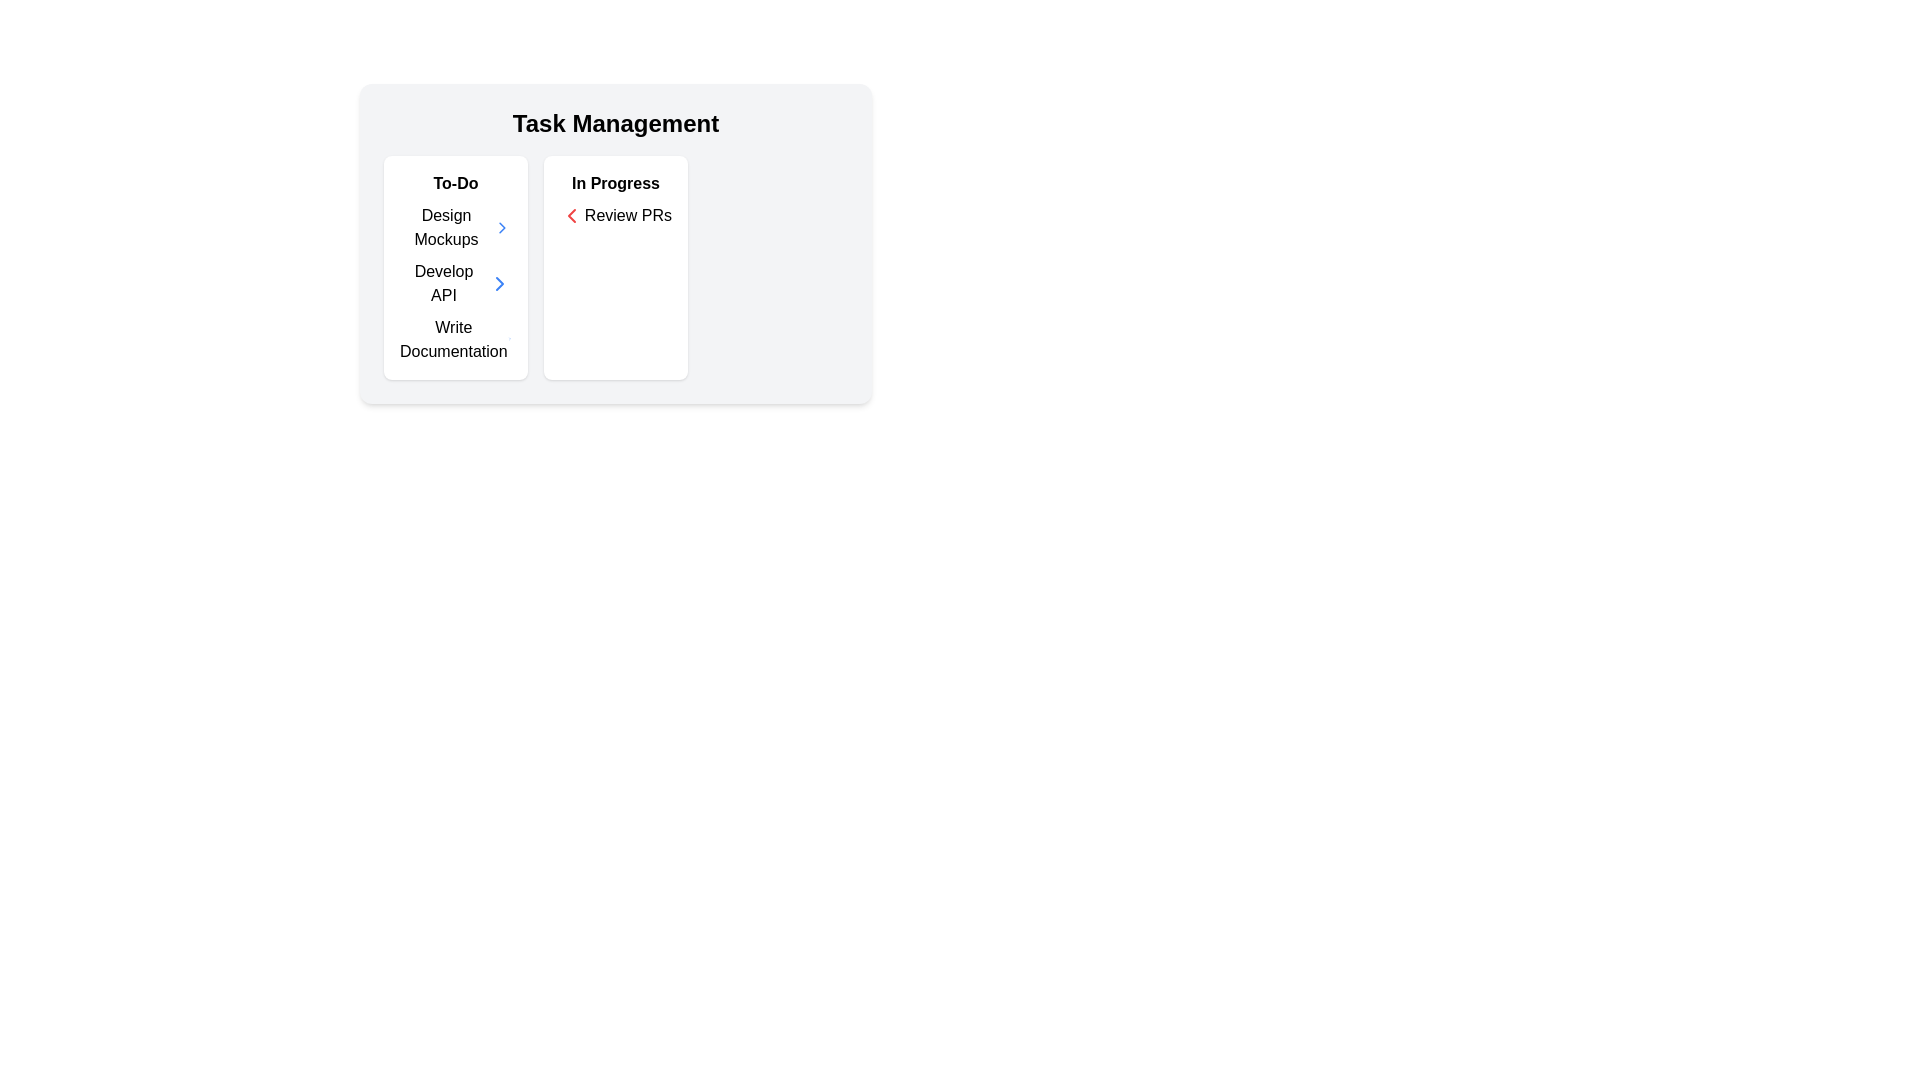 This screenshot has height=1080, width=1920. What do you see at coordinates (455, 338) in the screenshot?
I see `the chevron icon associated with the 'Write Documentation' task item in the To-Do list to navigate to a detailed view` at bounding box center [455, 338].